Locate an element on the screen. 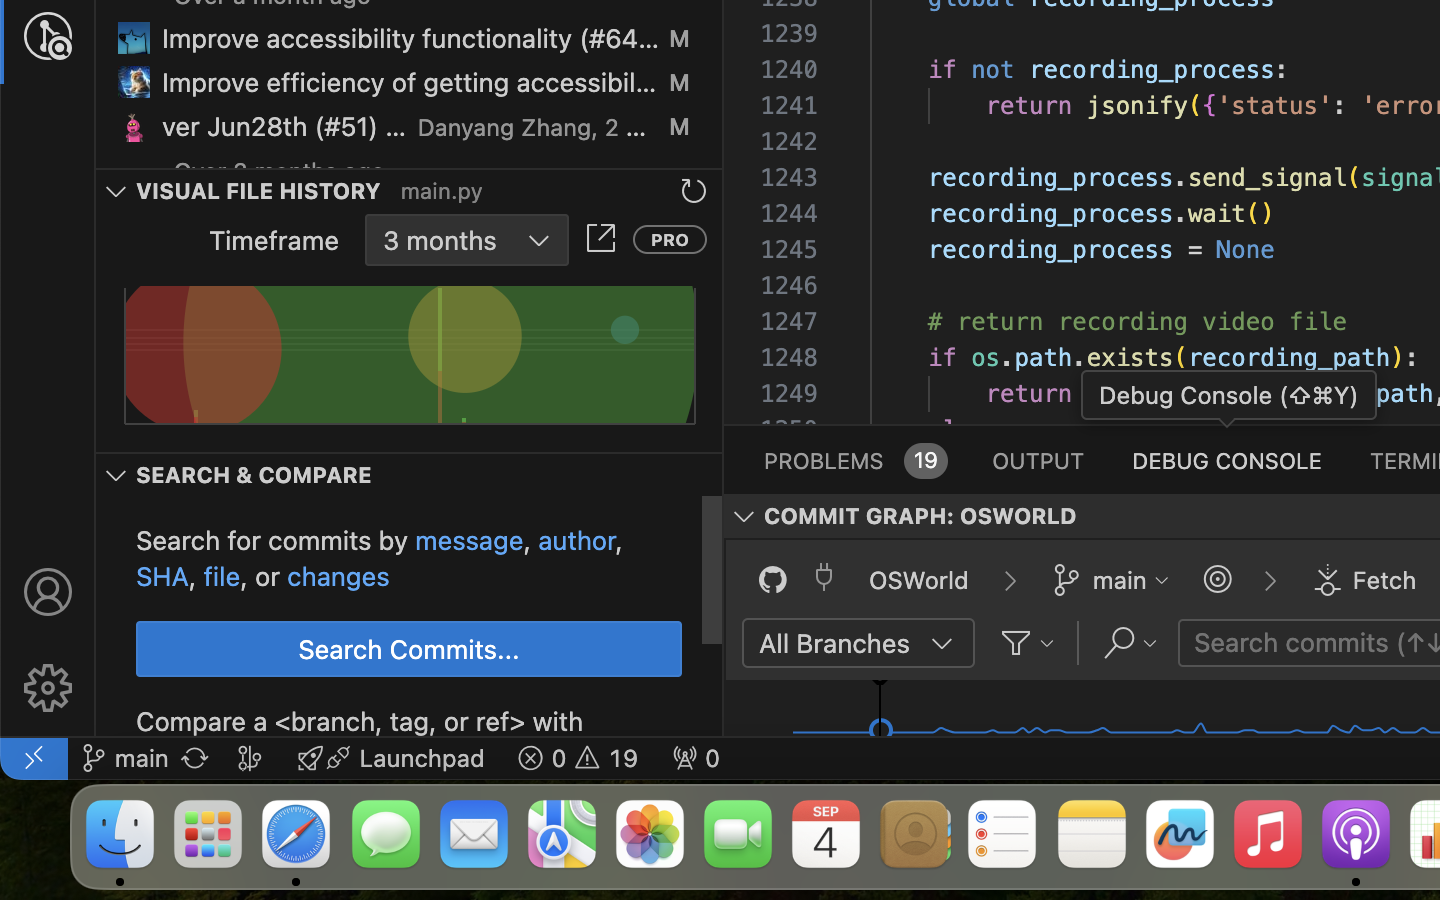 Image resolution: width=1440 pixels, height=900 pixels. '' is located at coordinates (600, 236).